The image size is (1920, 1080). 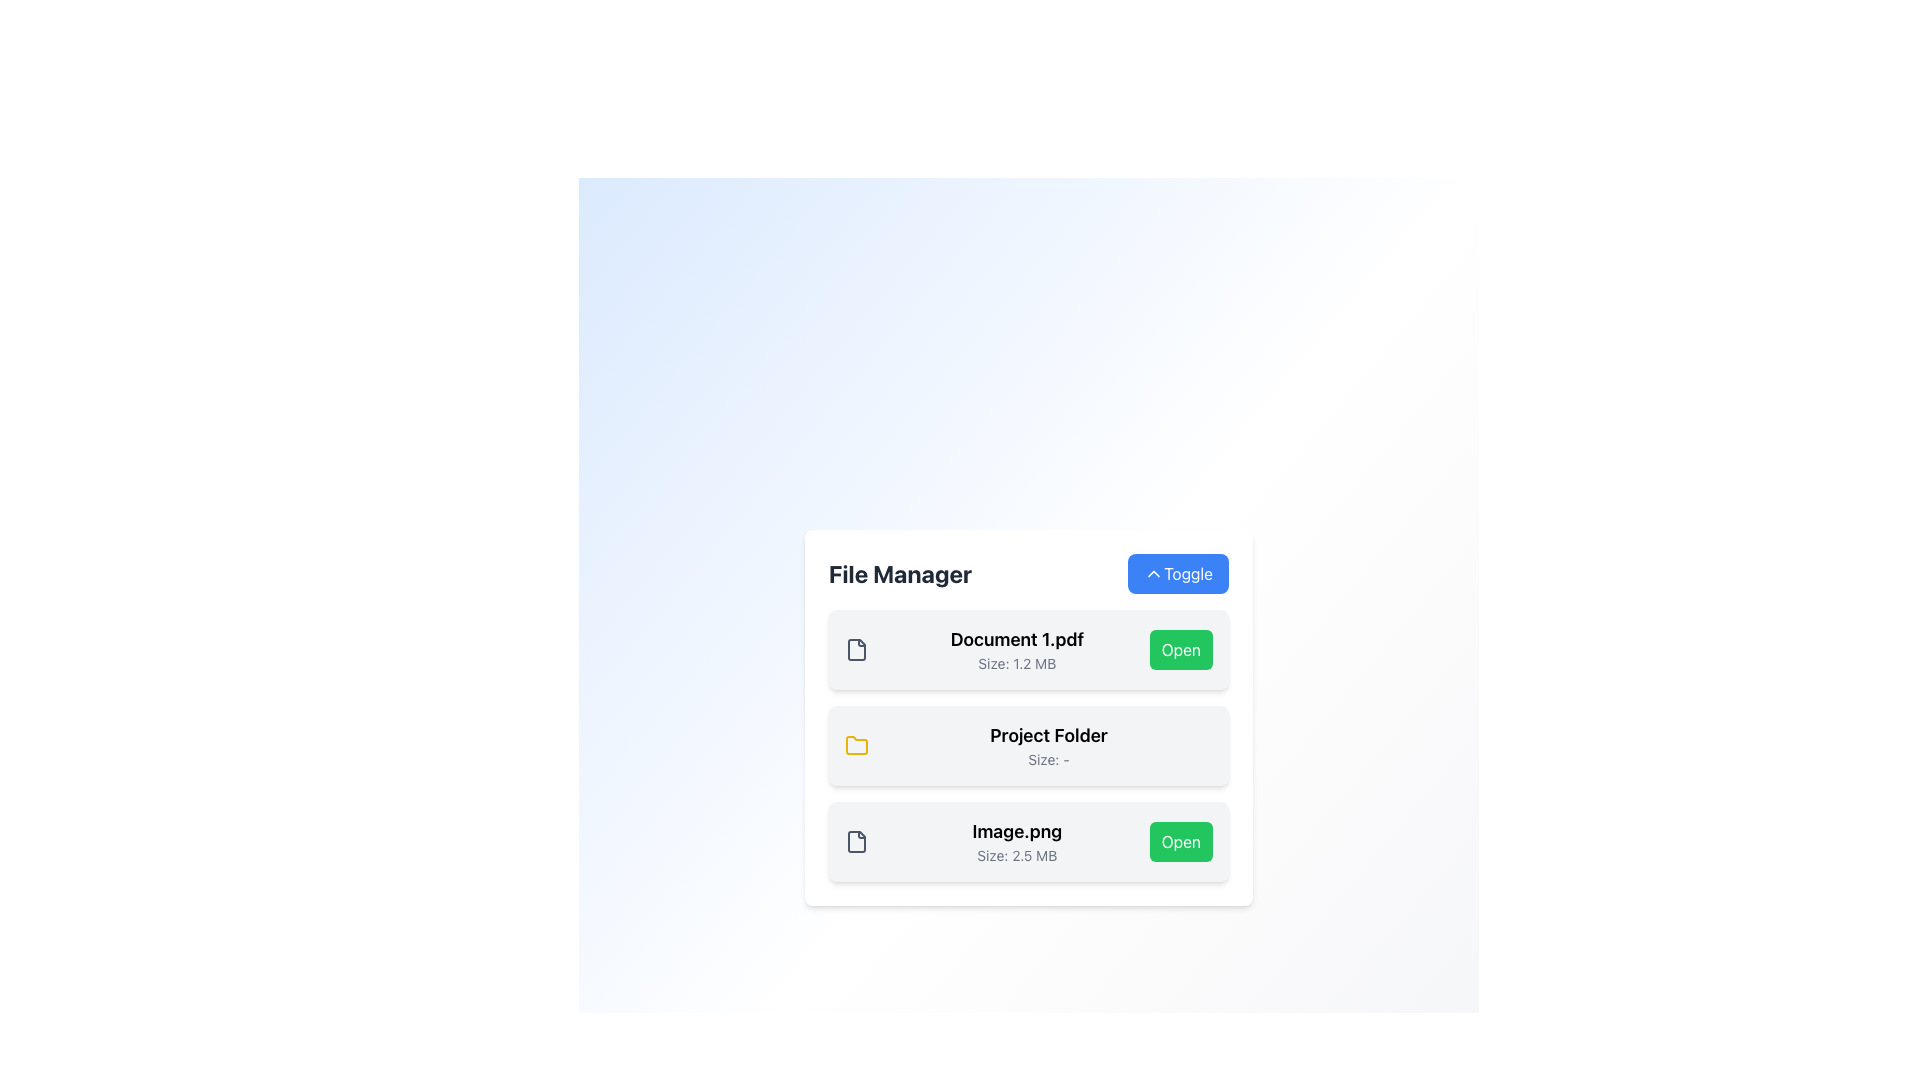 I want to click on the second list item representing a folder labeled 'Project Folder', so click(x=1028, y=745).